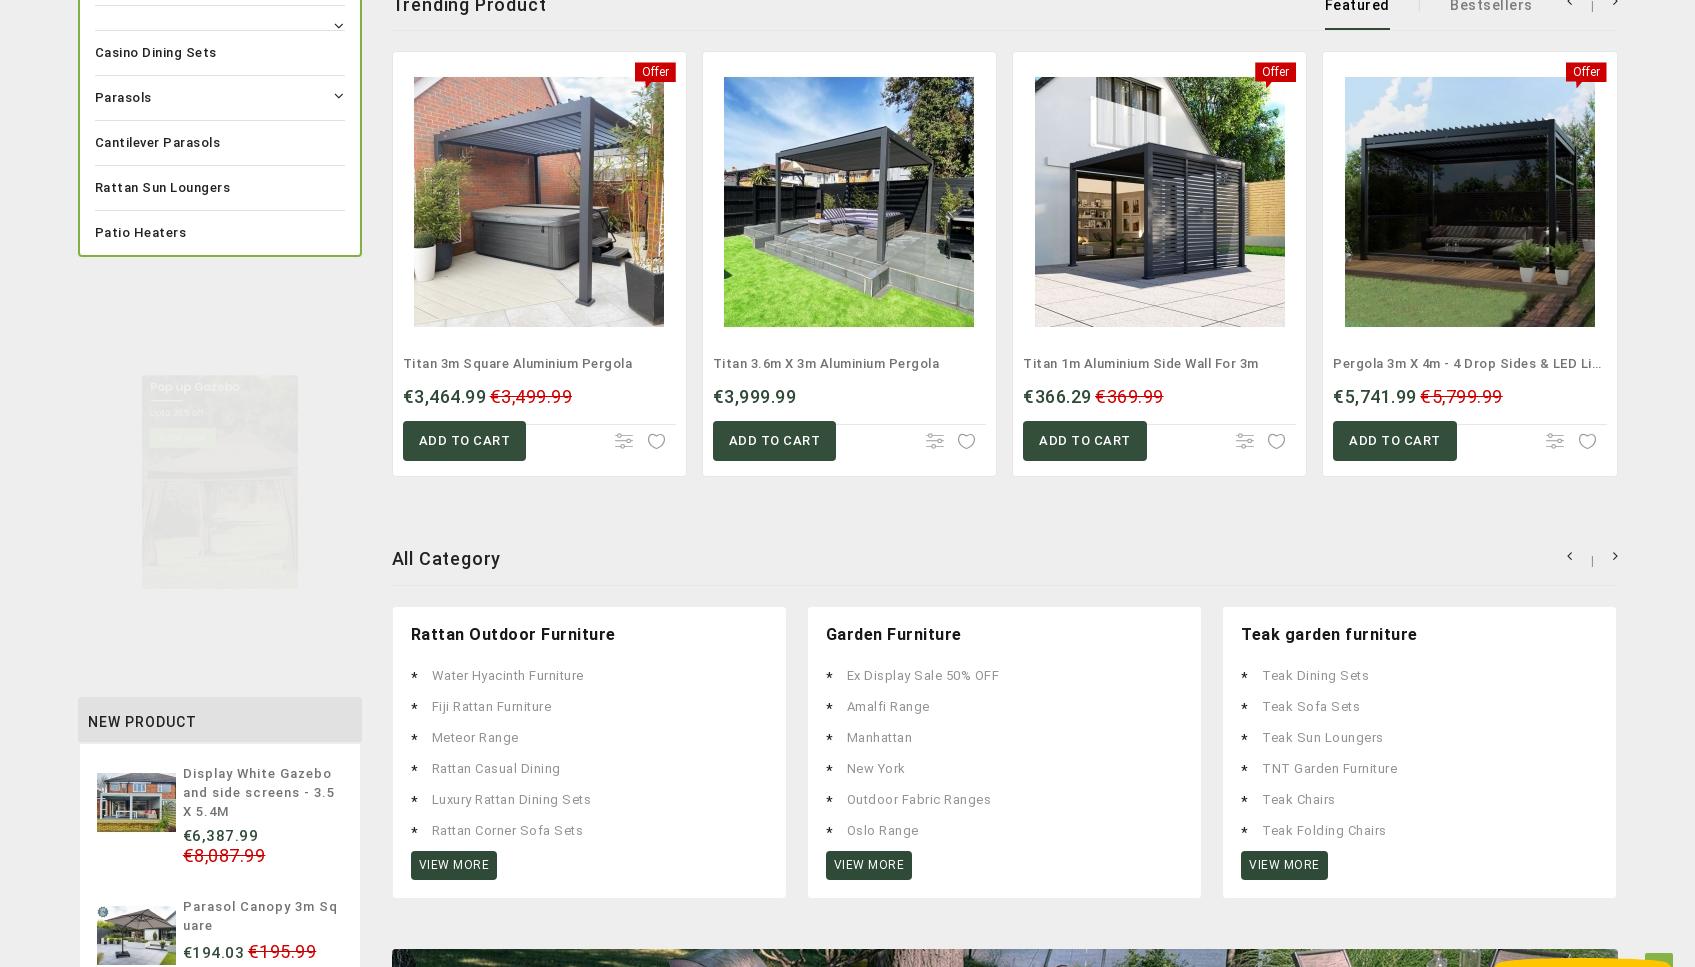 The image size is (1695, 967). I want to click on 'Patio Heaters', so click(140, 231).